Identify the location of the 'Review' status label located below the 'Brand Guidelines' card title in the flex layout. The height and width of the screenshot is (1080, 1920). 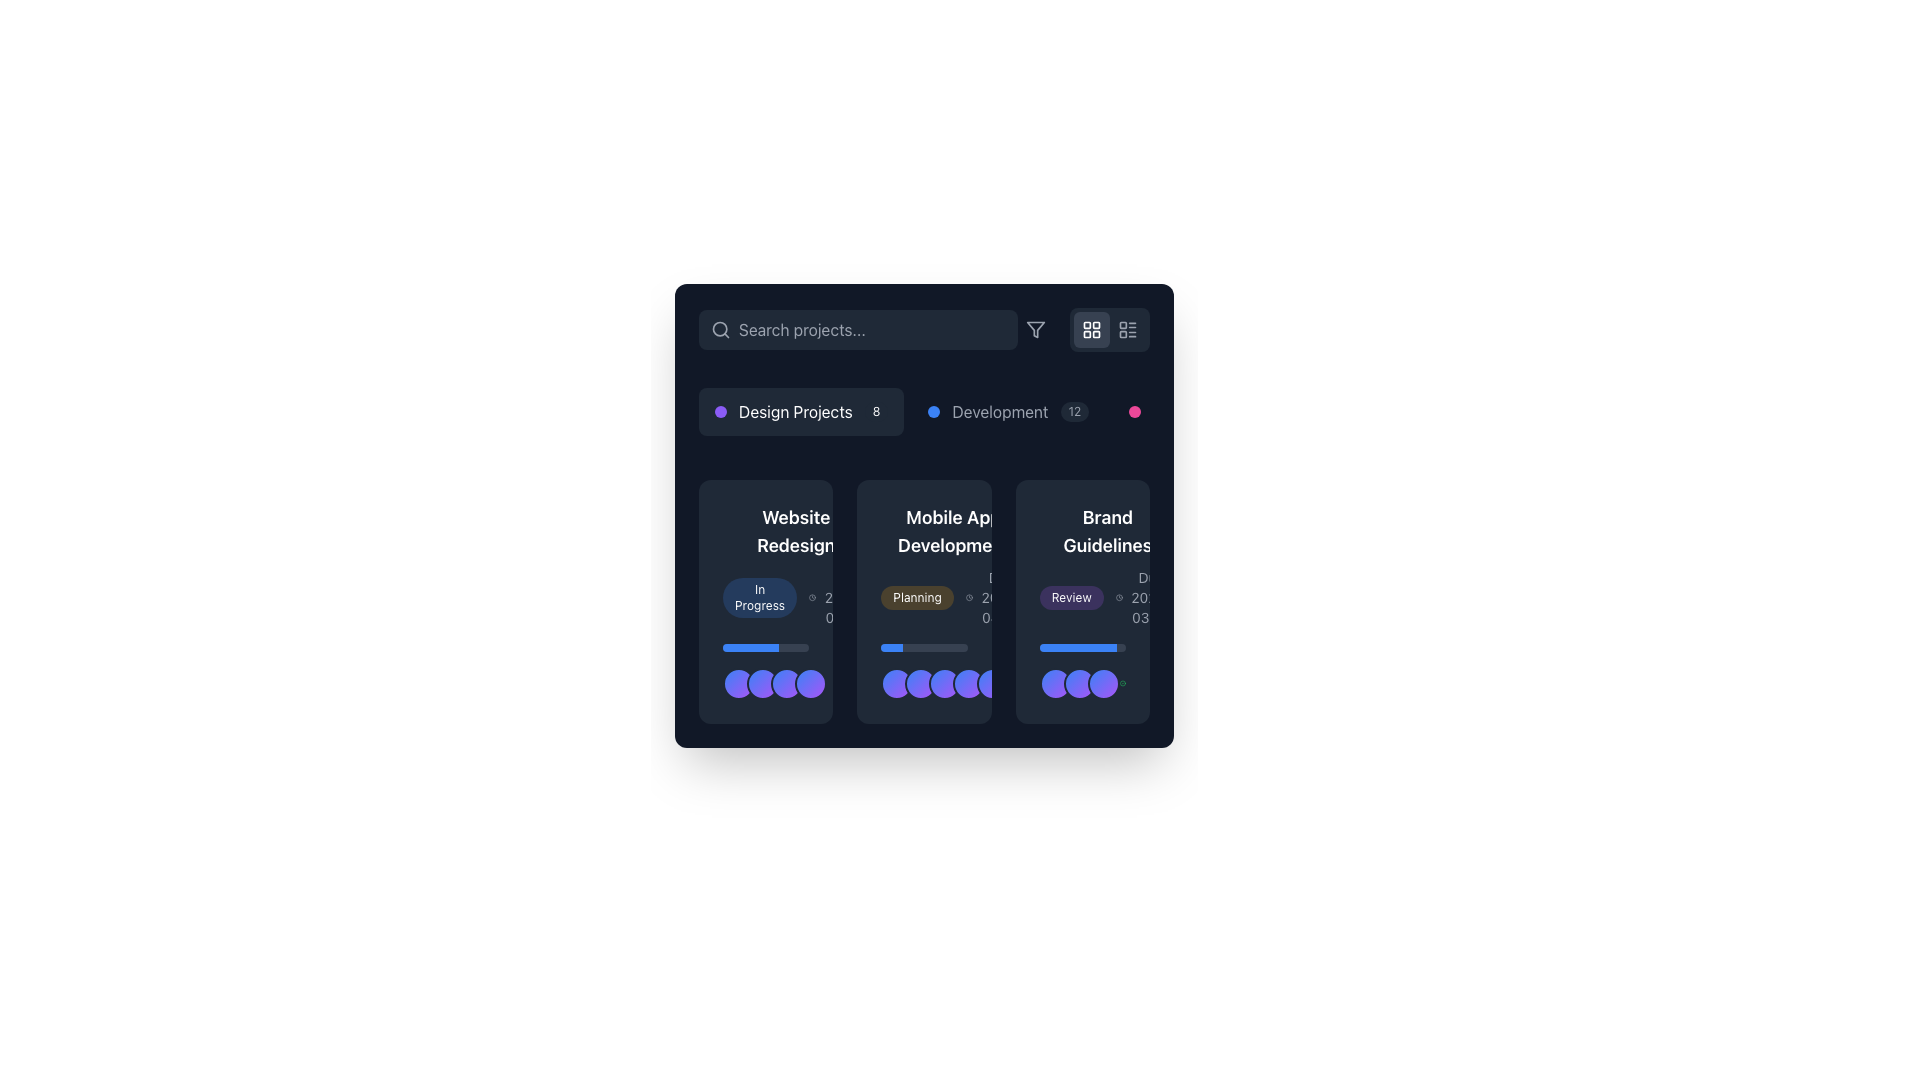
(1106, 596).